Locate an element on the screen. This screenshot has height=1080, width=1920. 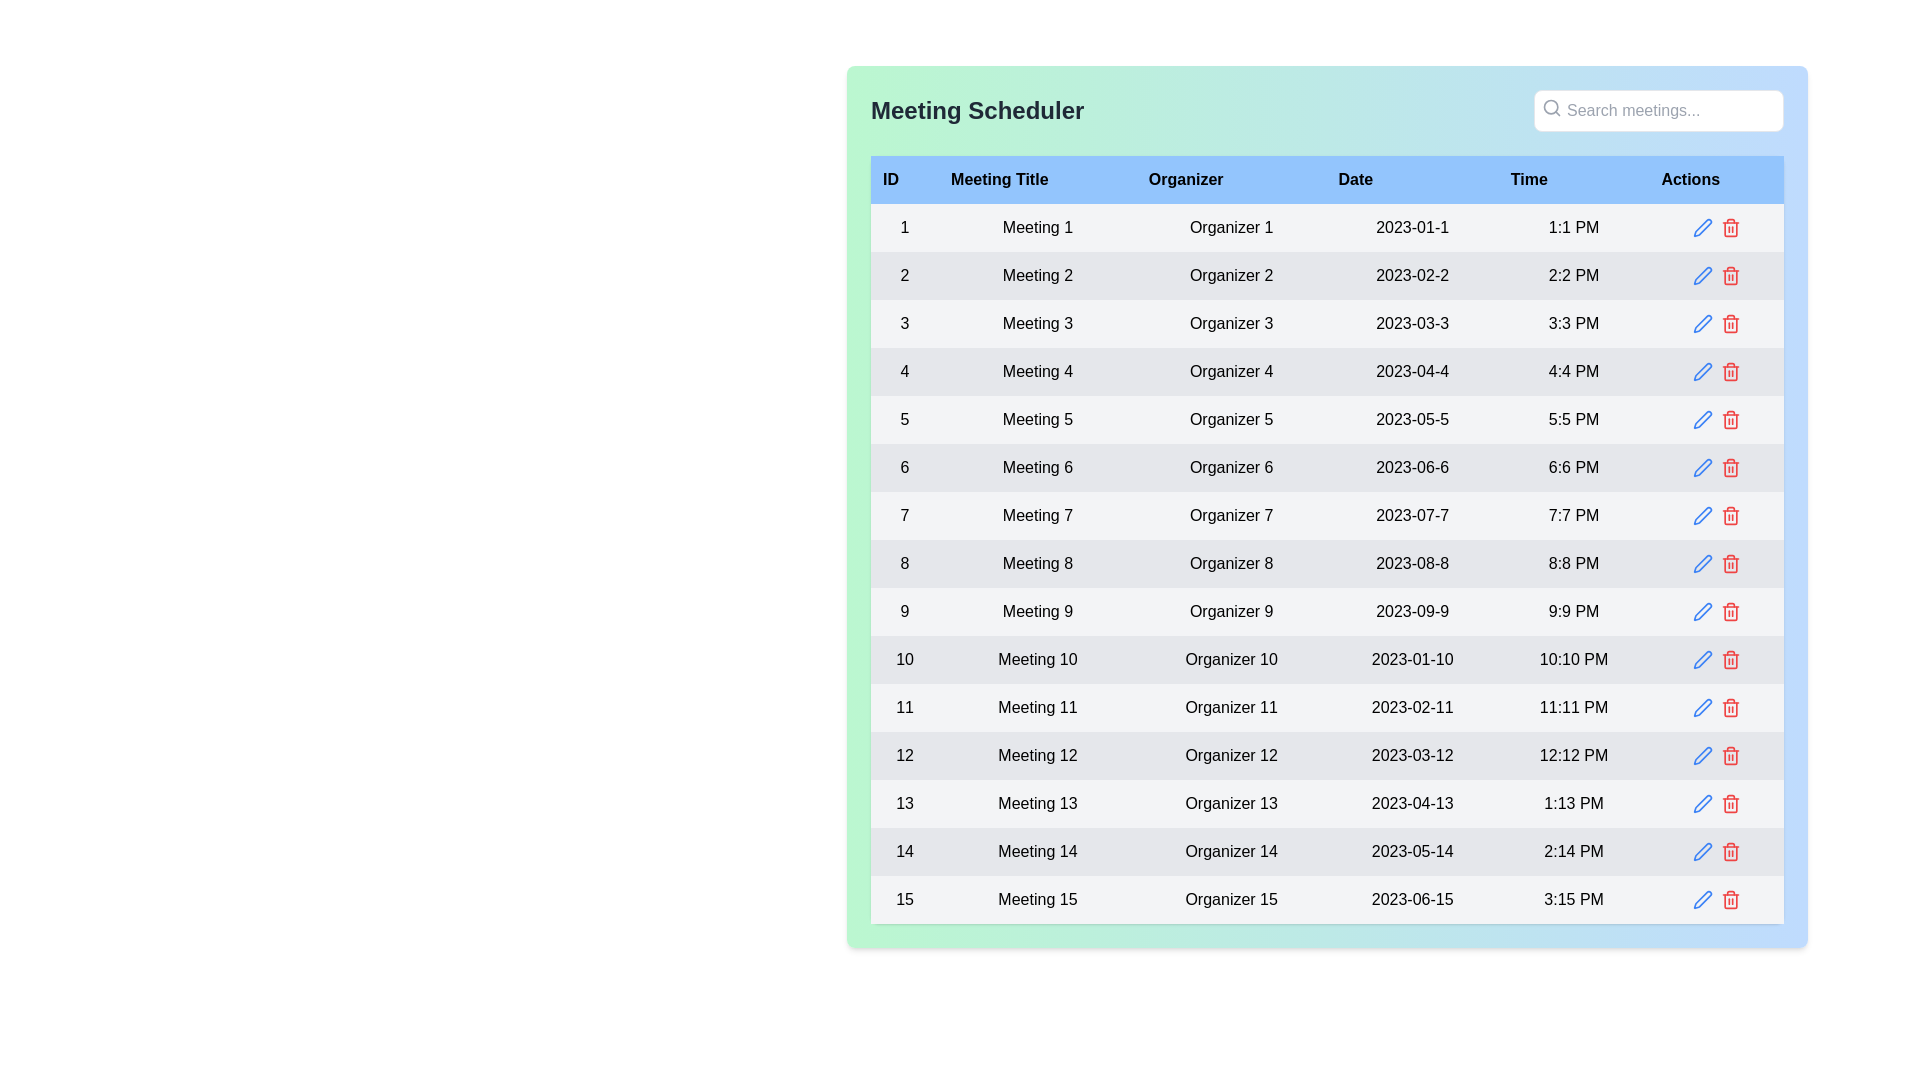
the 'Meeting 1' text label in the second column of the first row under 'Meeting Scheduler' if it has an interactive action assigned is located at coordinates (1037, 226).